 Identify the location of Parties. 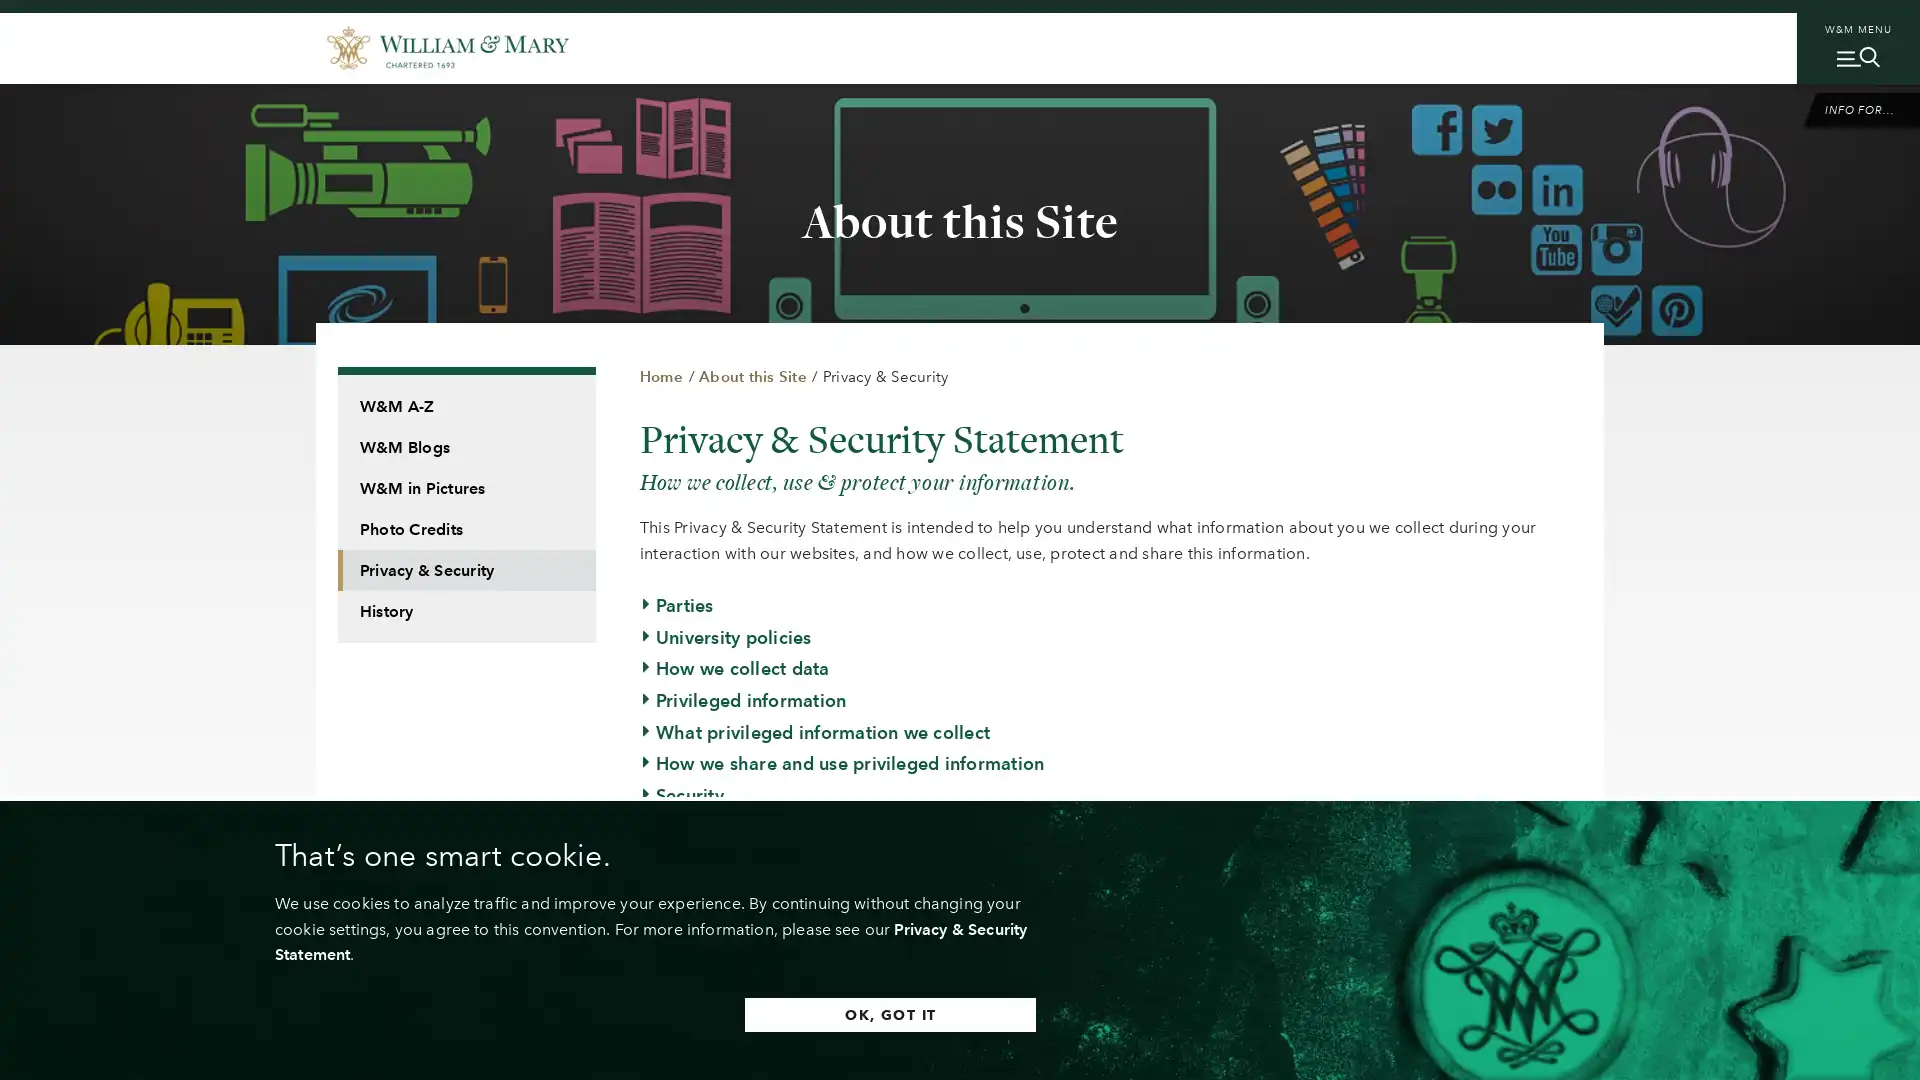
(676, 604).